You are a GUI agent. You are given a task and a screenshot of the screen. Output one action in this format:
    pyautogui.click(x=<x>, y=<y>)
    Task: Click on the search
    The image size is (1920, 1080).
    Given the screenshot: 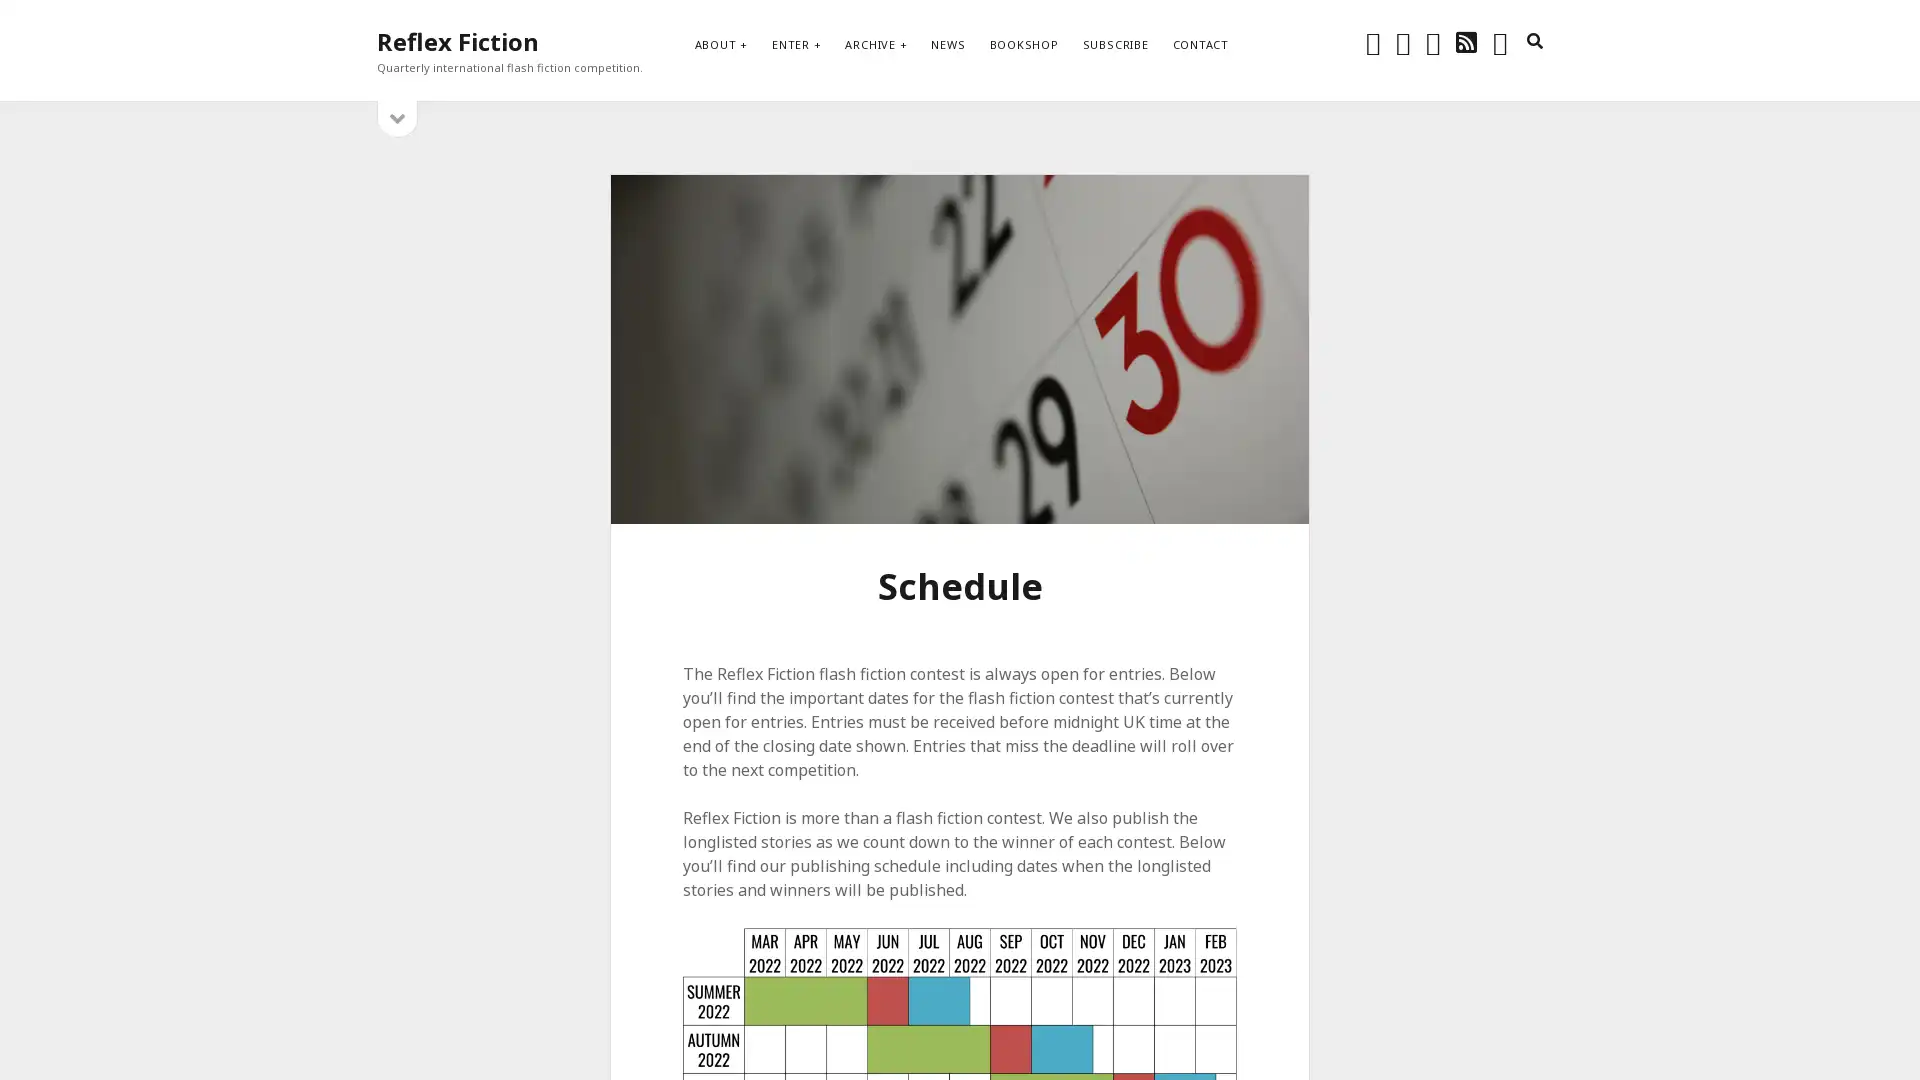 What is the action you would take?
    pyautogui.click(x=1534, y=42)
    